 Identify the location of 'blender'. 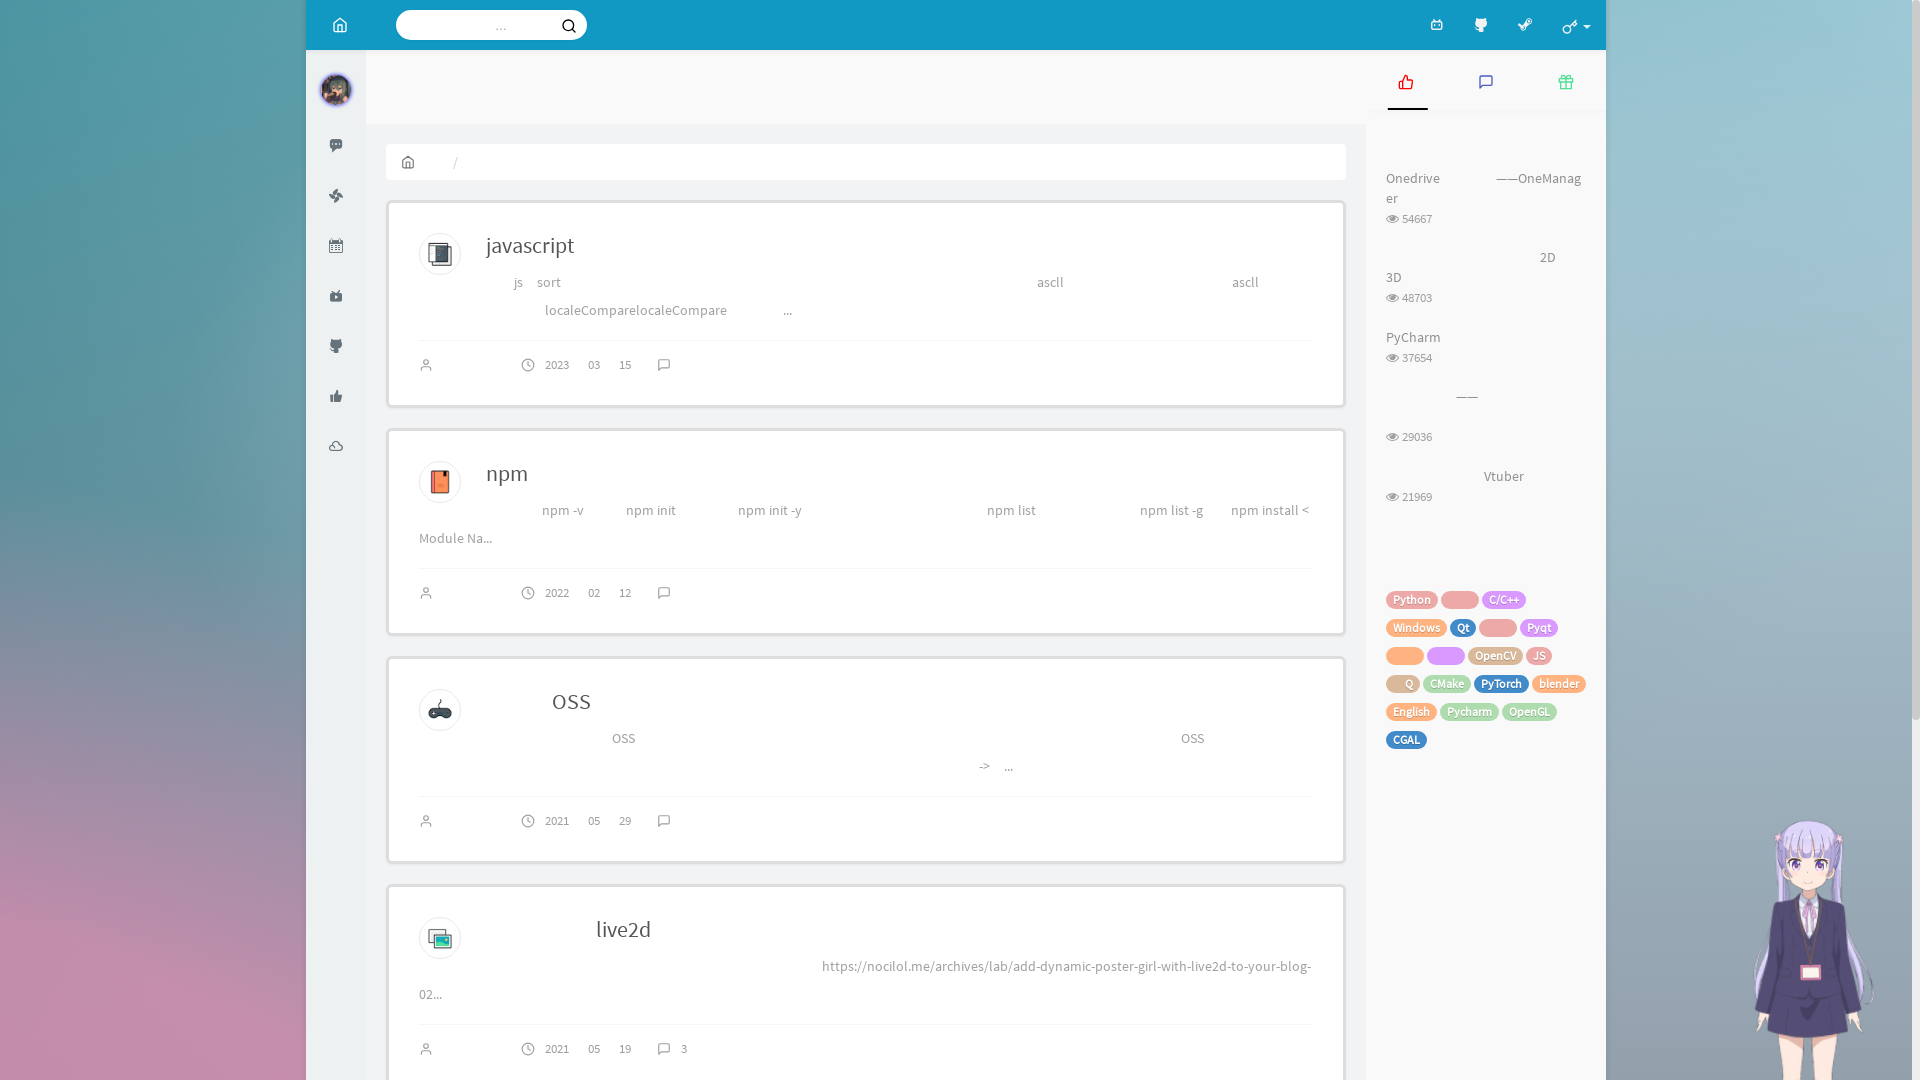
(1530, 682).